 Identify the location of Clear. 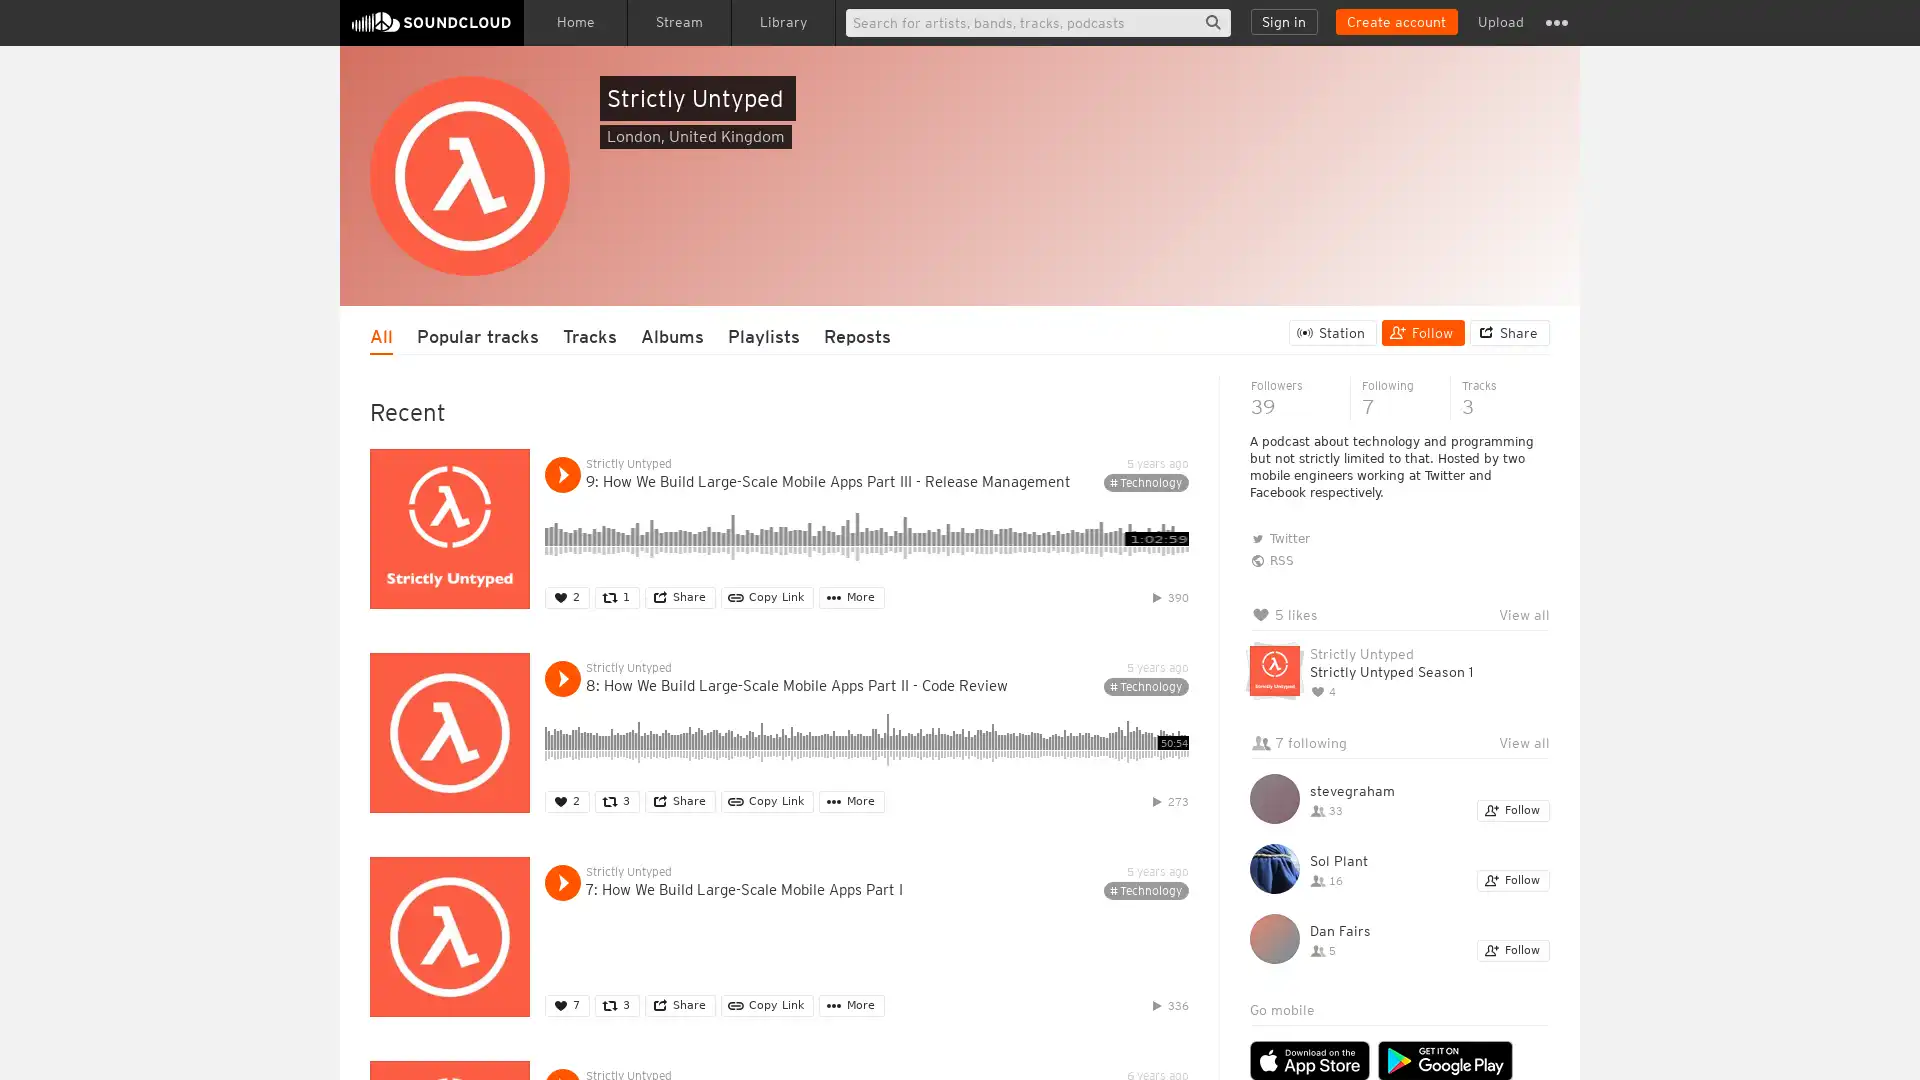
(1482, 546).